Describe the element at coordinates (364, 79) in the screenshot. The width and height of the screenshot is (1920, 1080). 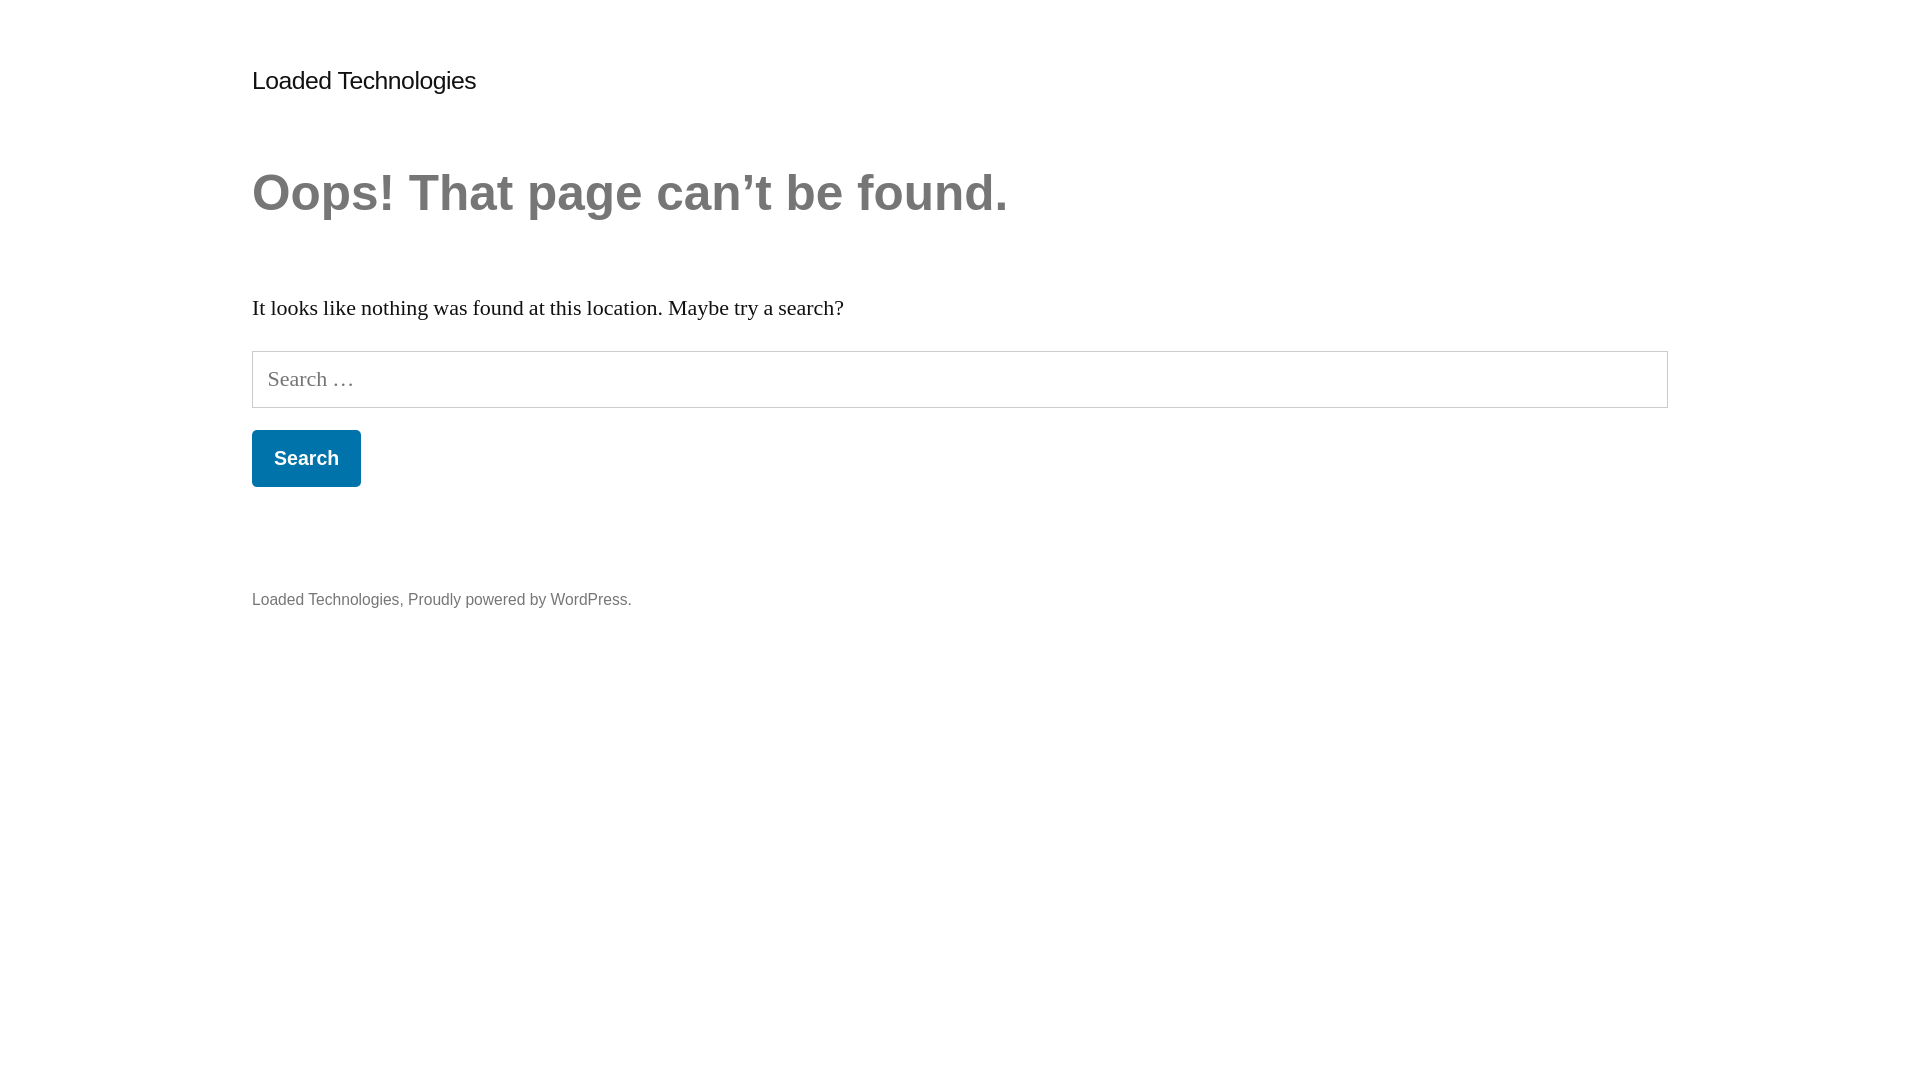
I see `'Loaded Technologies'` at that location.